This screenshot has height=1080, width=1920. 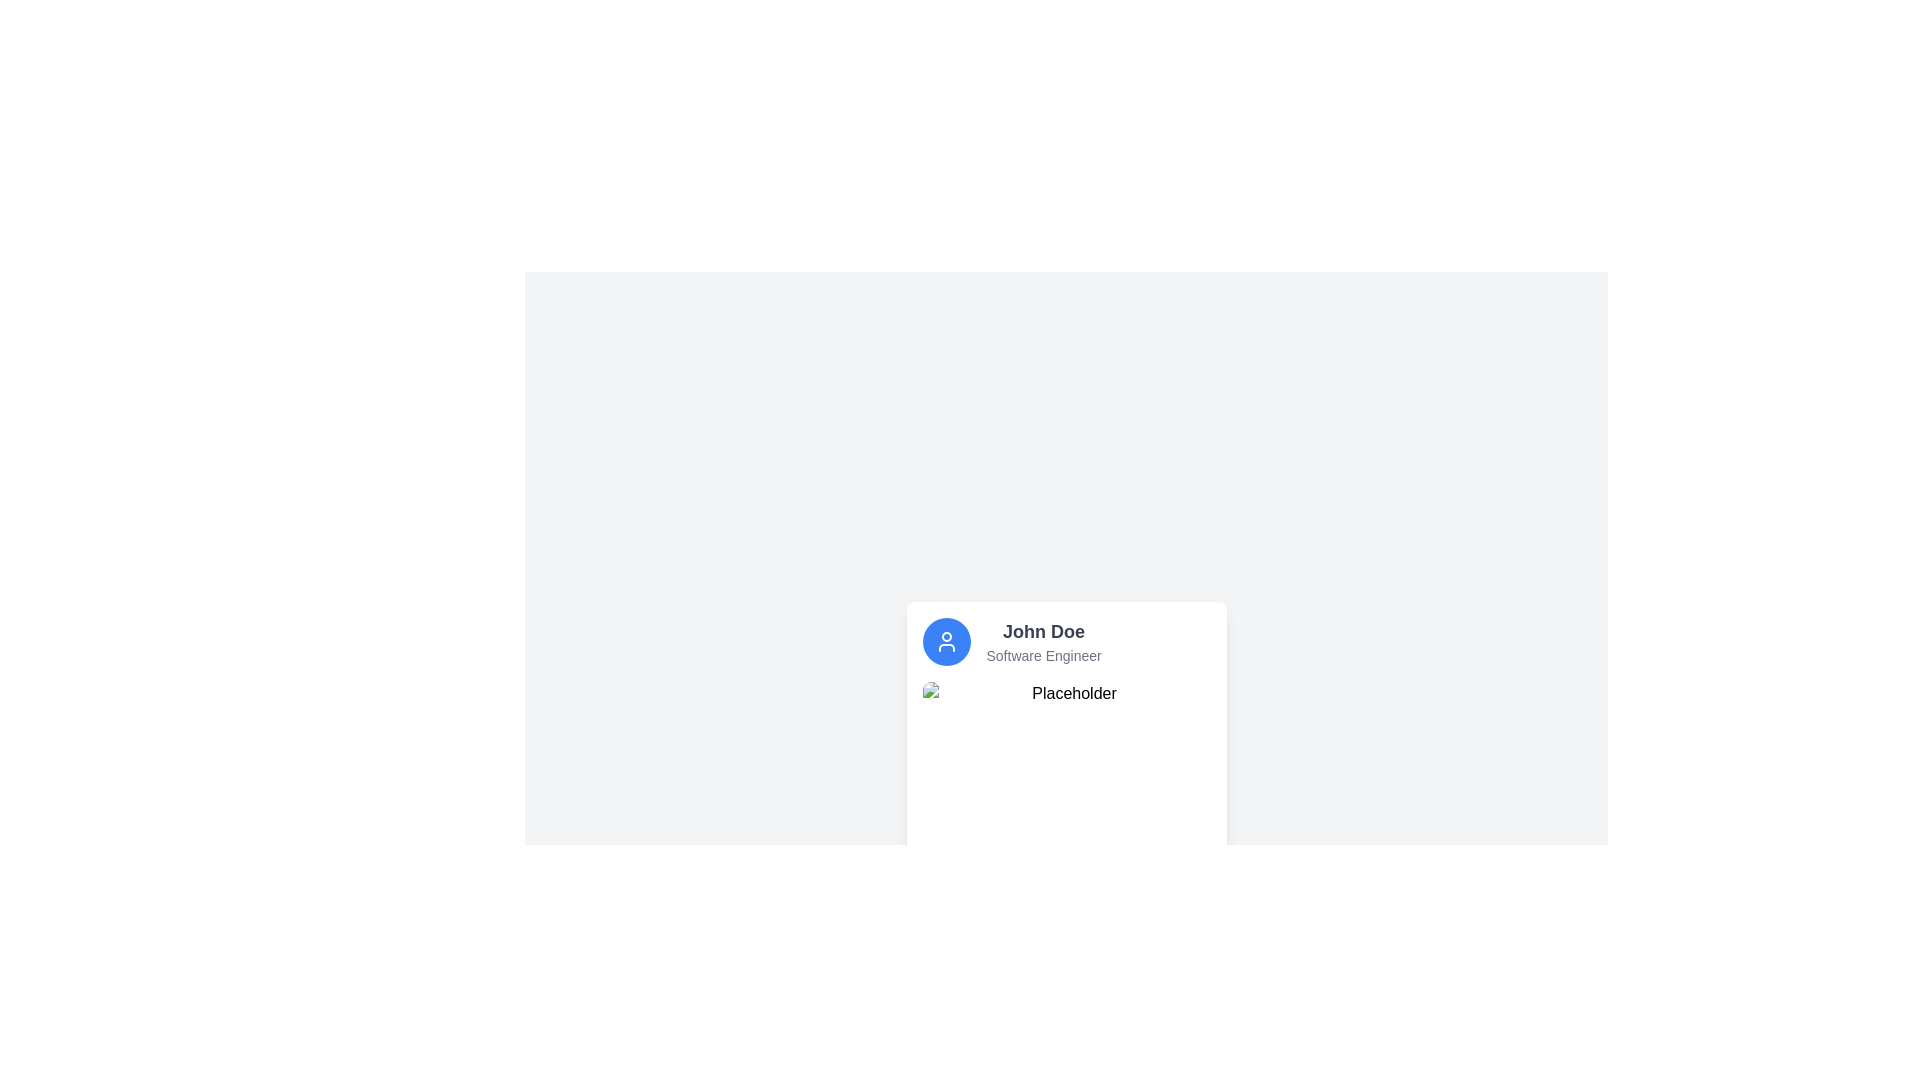 What do you see at coordinates (1043, 632) in the screenshot?
I see `the text label displaying 'John Doe', which is in bold, medium-large font size and dark gray color, positioned above the 'Software Engineer' text in a professional card layout` at bounding box center [1043, 632].